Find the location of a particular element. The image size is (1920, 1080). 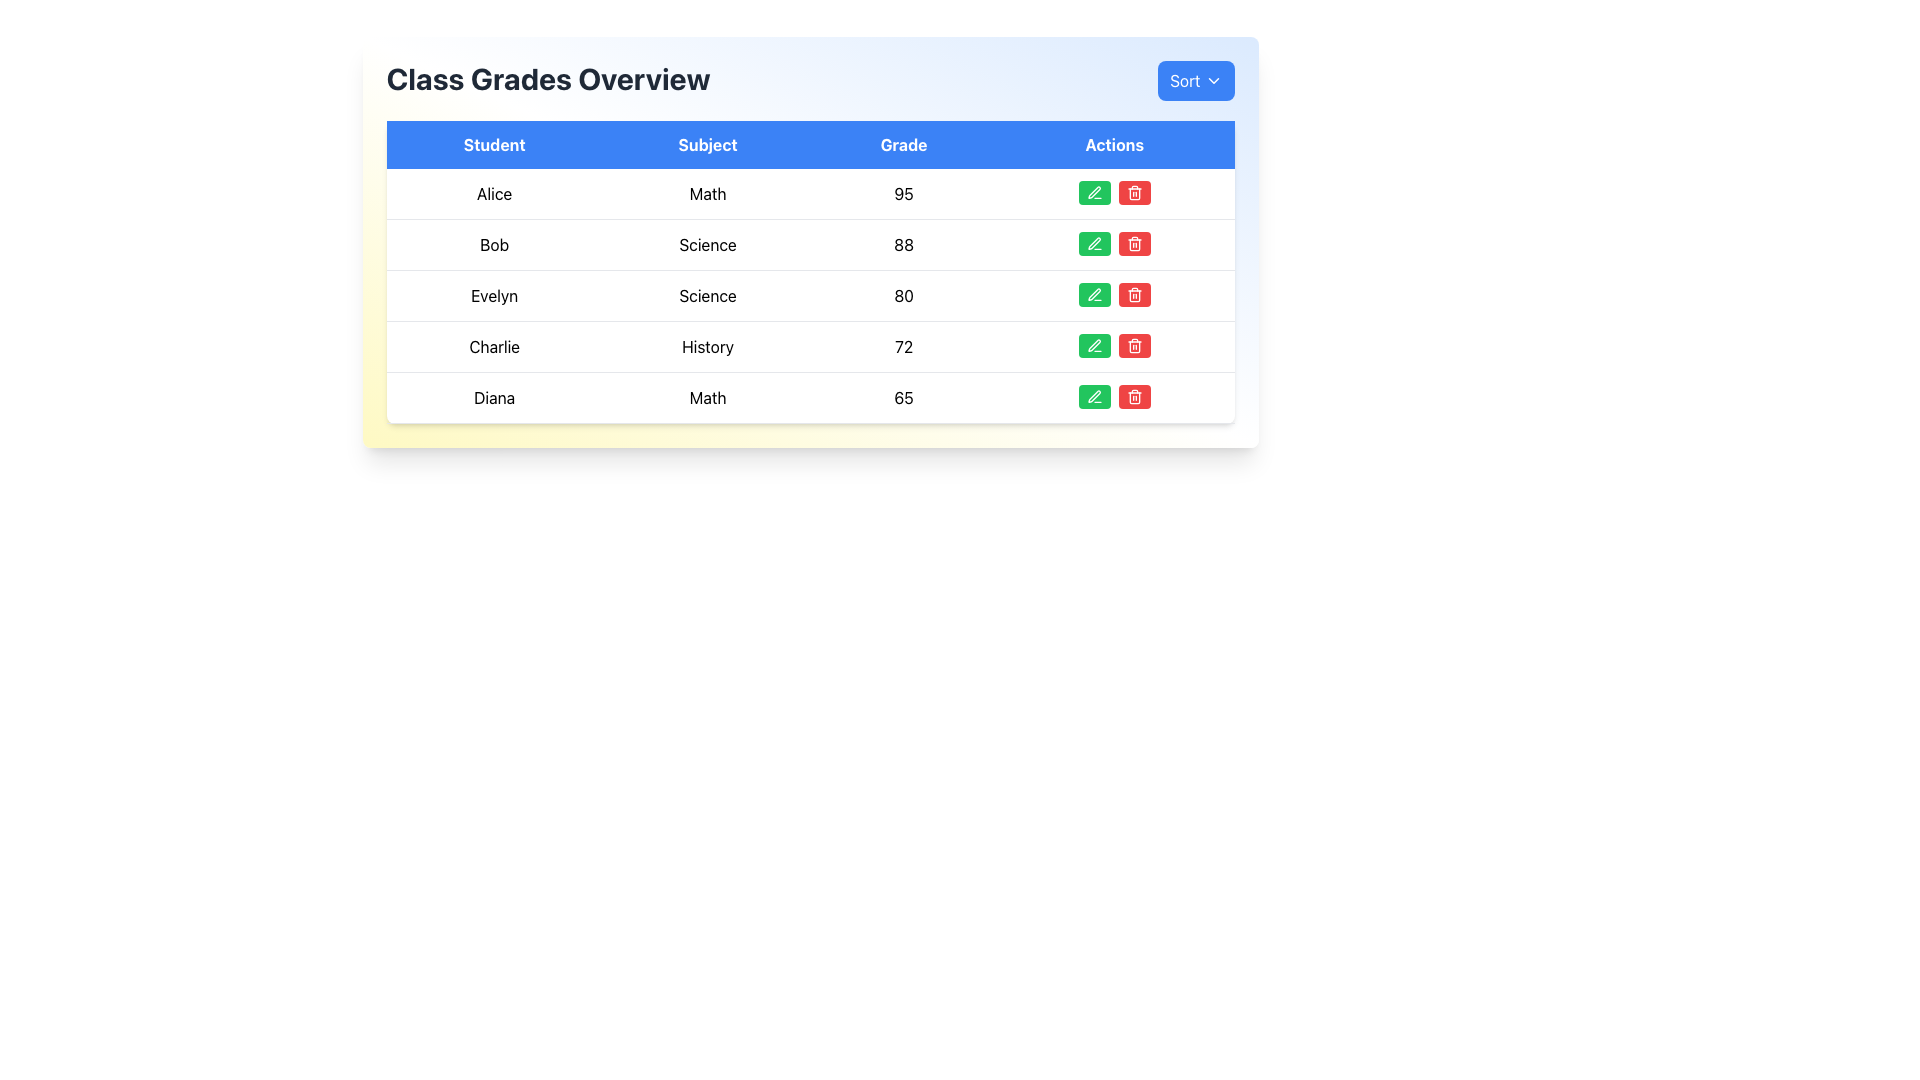

the fourth row in the table that displays a record with name, subject, and grade information is located at coordinates (810, 346).